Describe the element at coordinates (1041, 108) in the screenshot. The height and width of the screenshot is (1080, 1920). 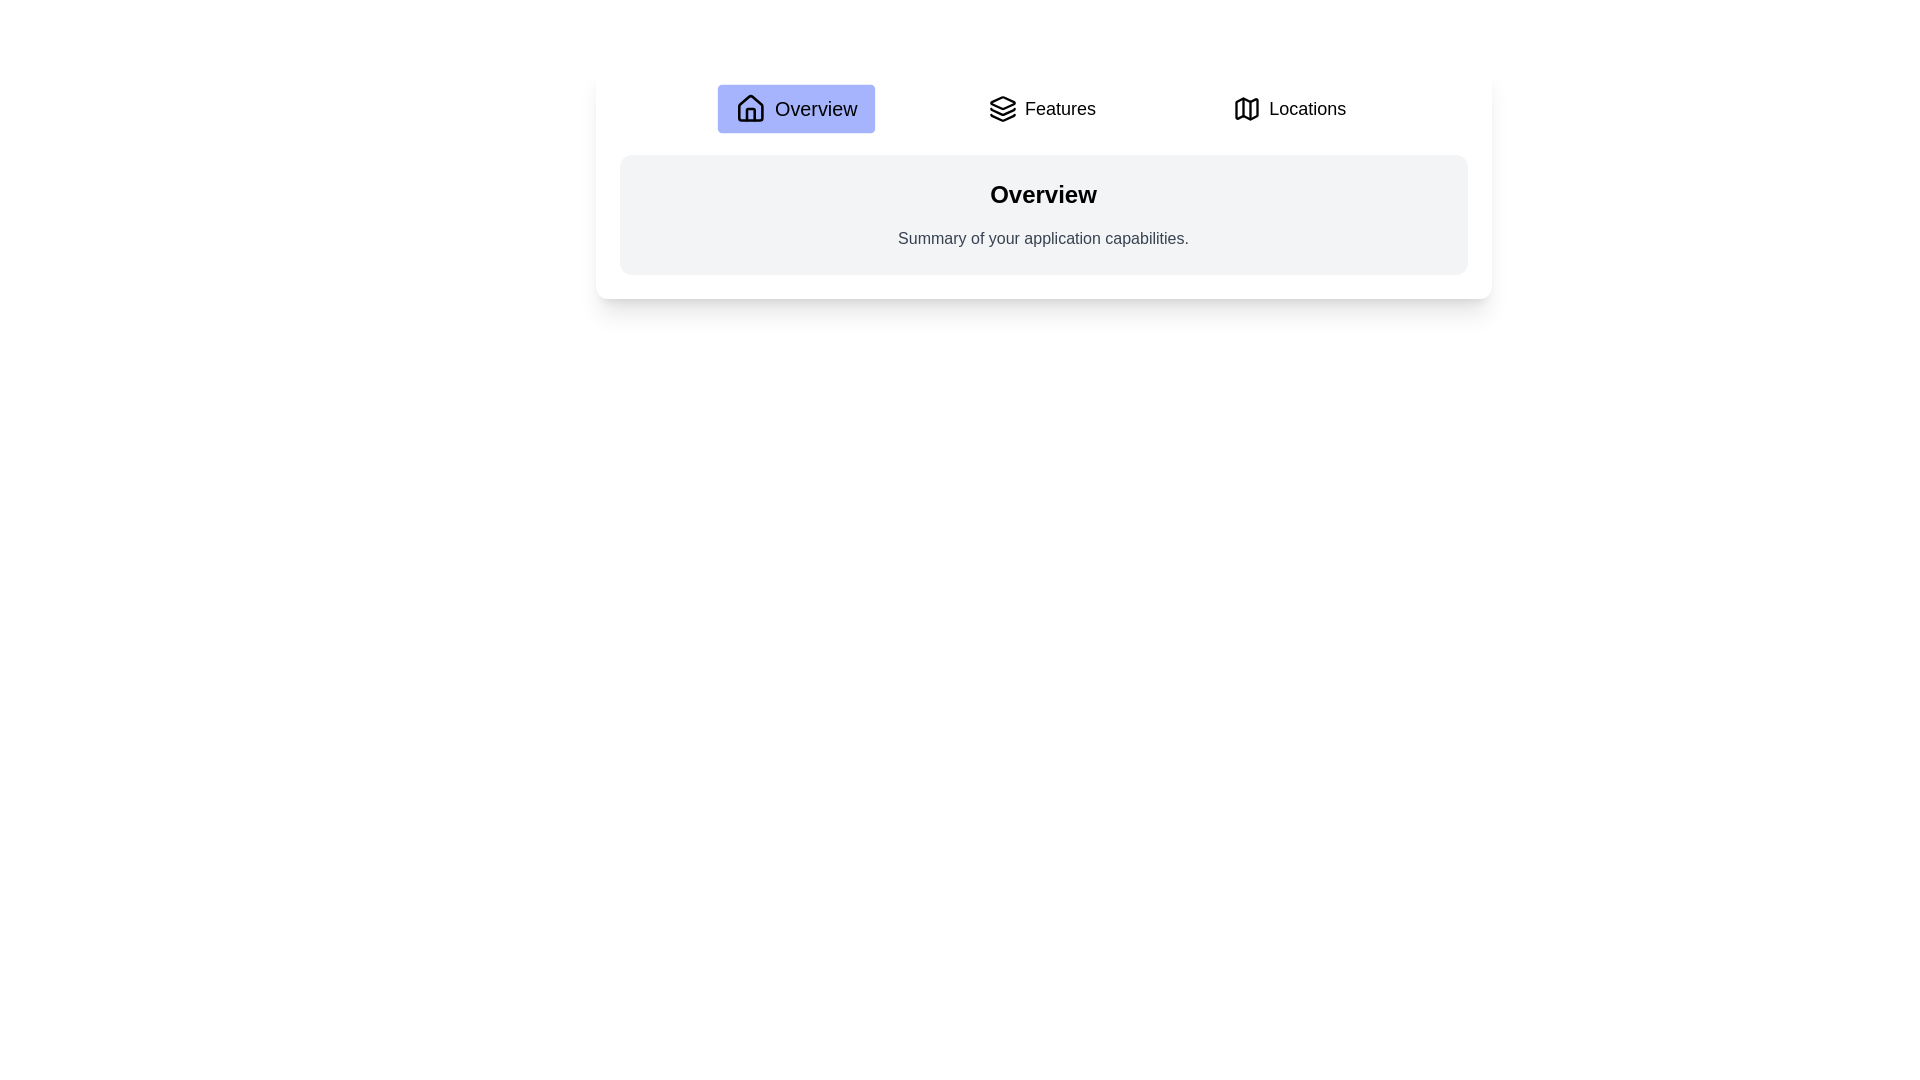
I see `the Features tab to view its content` at that location.